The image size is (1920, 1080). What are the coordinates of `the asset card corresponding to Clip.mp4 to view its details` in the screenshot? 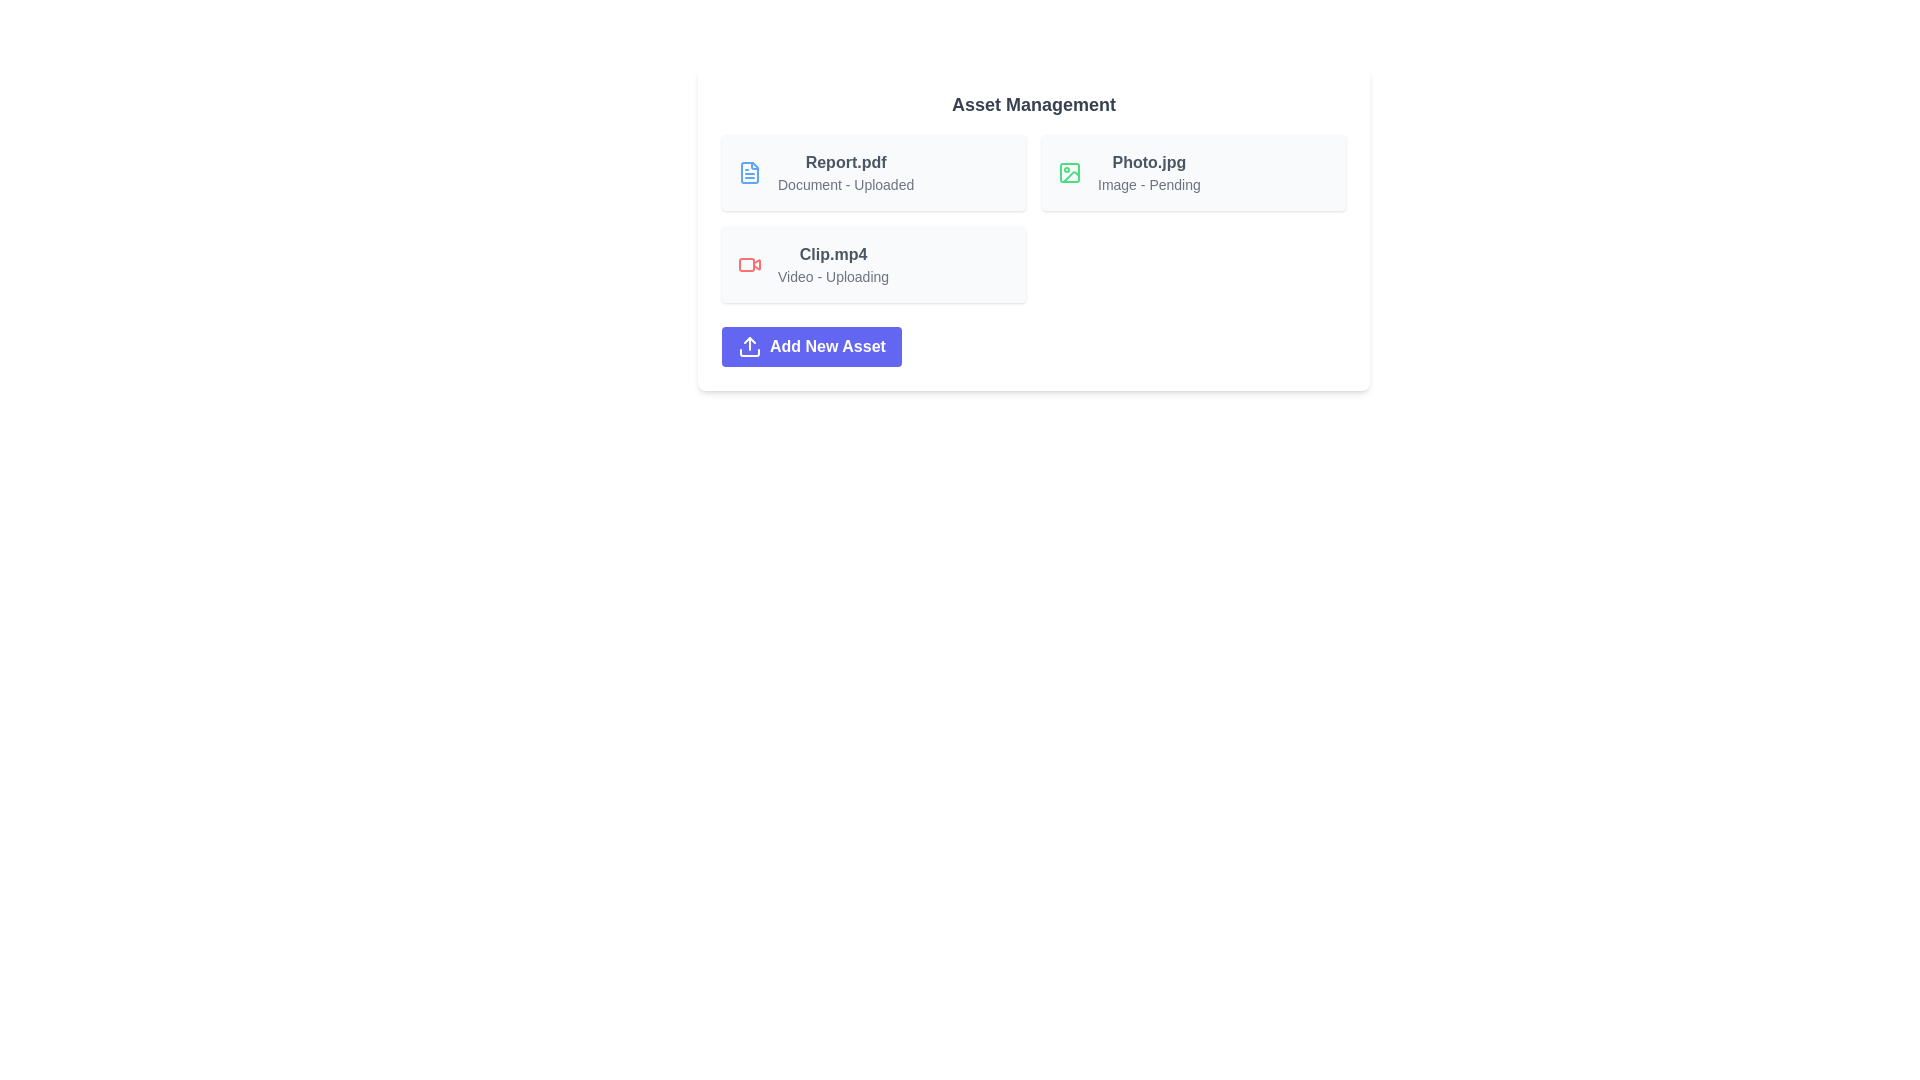 It's located at (873, 264).